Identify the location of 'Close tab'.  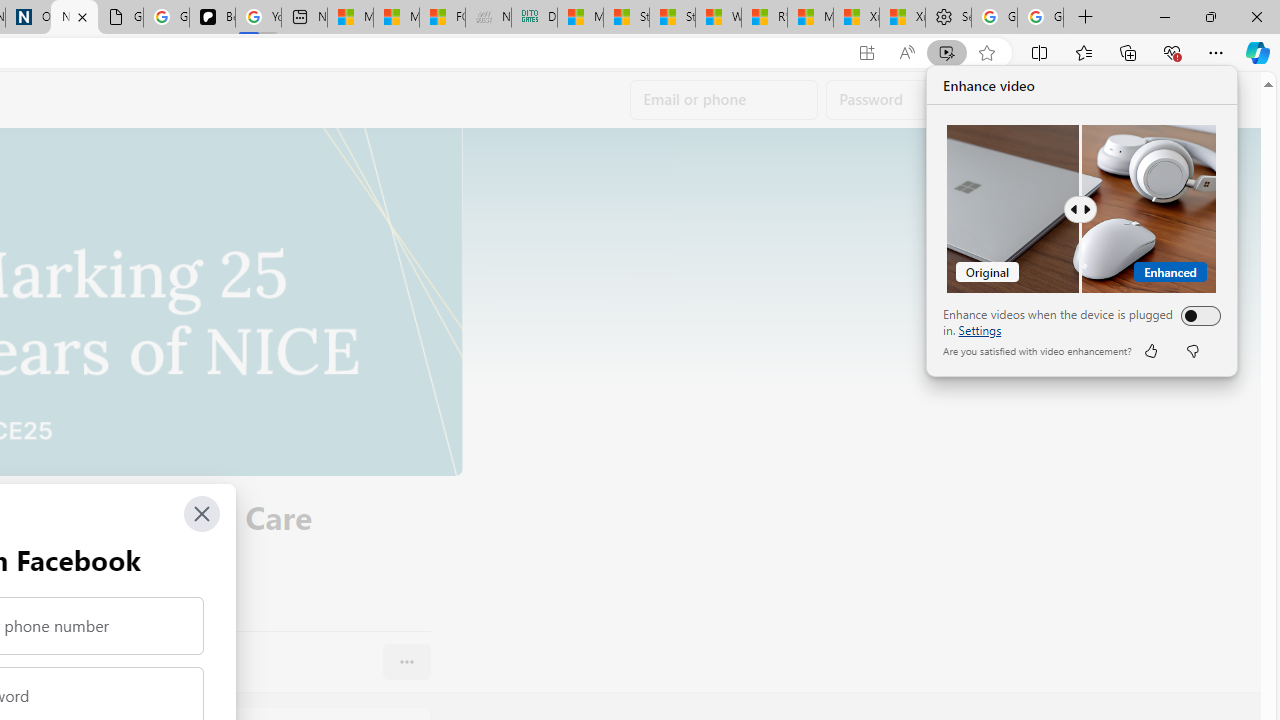
(81, 17).